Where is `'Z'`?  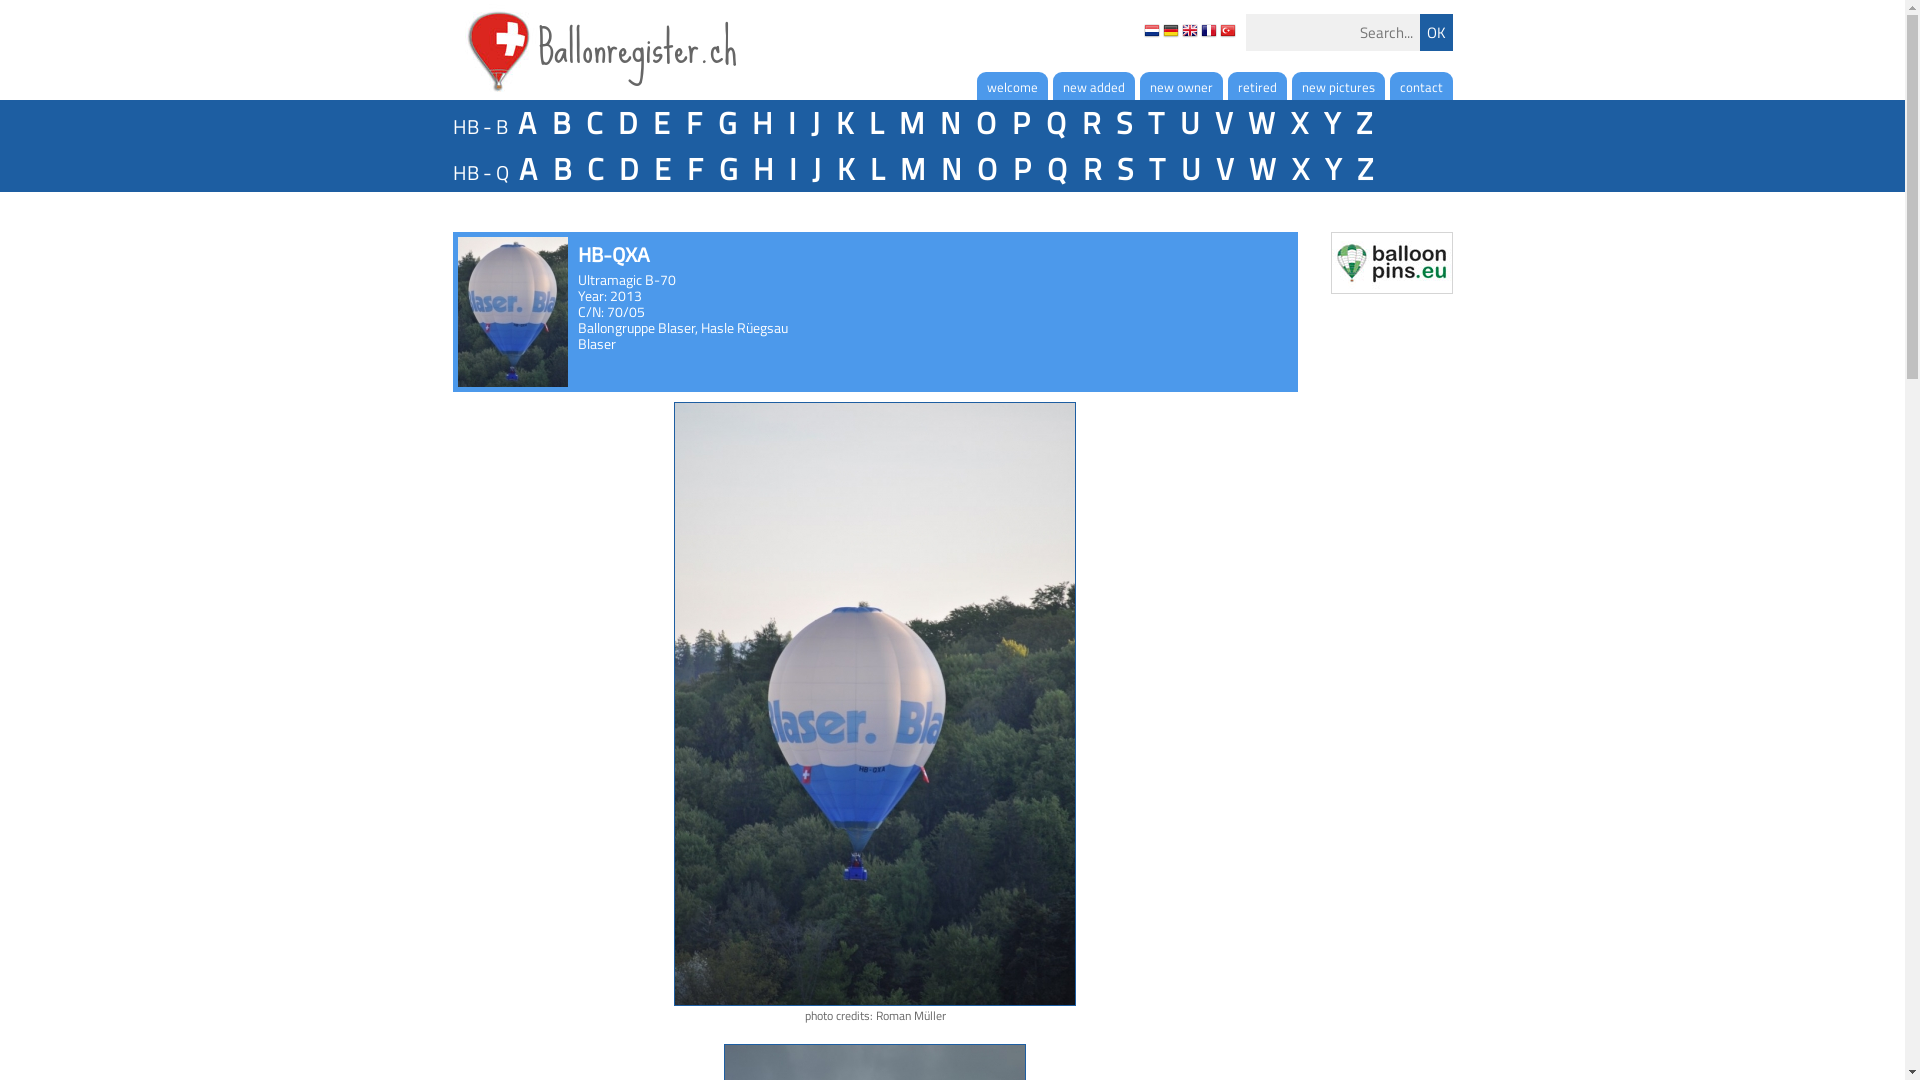 'Z' is located at coordinates (1362, 168).